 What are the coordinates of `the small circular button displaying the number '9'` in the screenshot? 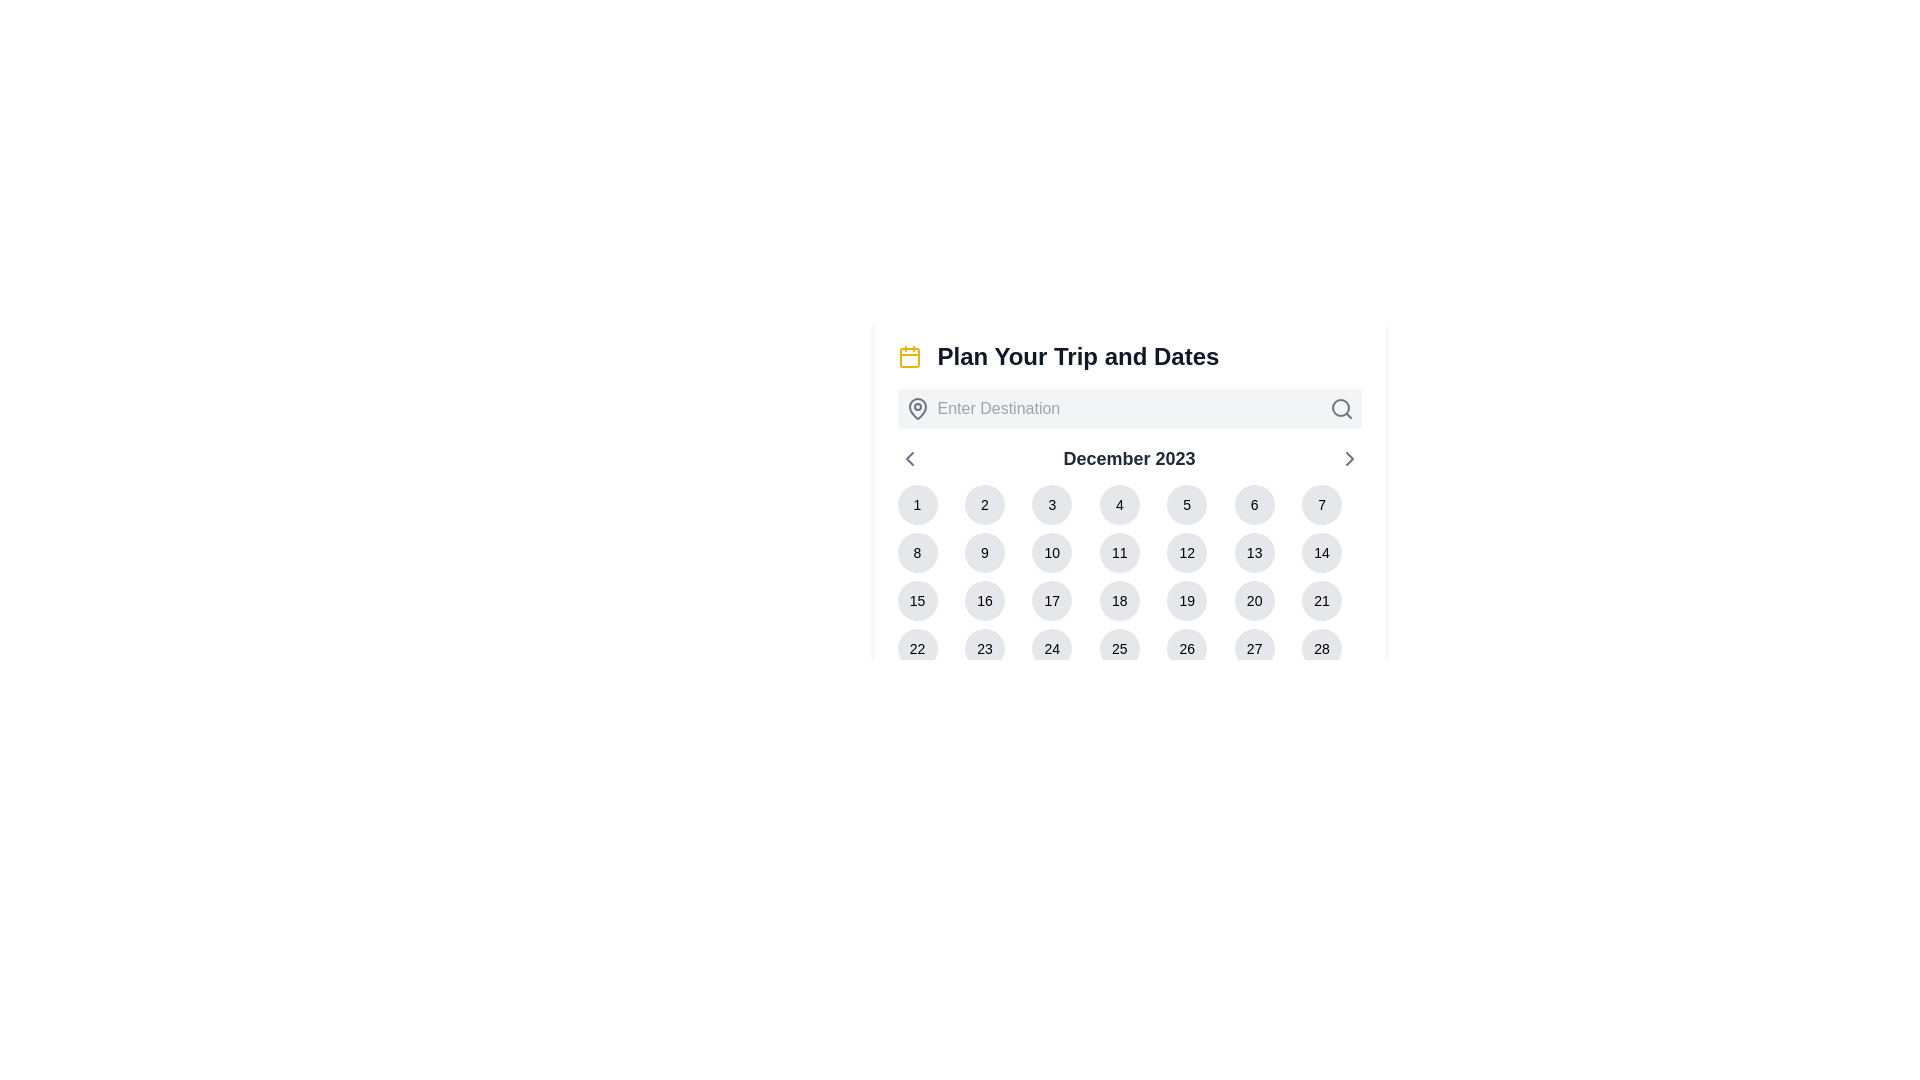 It's located at (984, 552).